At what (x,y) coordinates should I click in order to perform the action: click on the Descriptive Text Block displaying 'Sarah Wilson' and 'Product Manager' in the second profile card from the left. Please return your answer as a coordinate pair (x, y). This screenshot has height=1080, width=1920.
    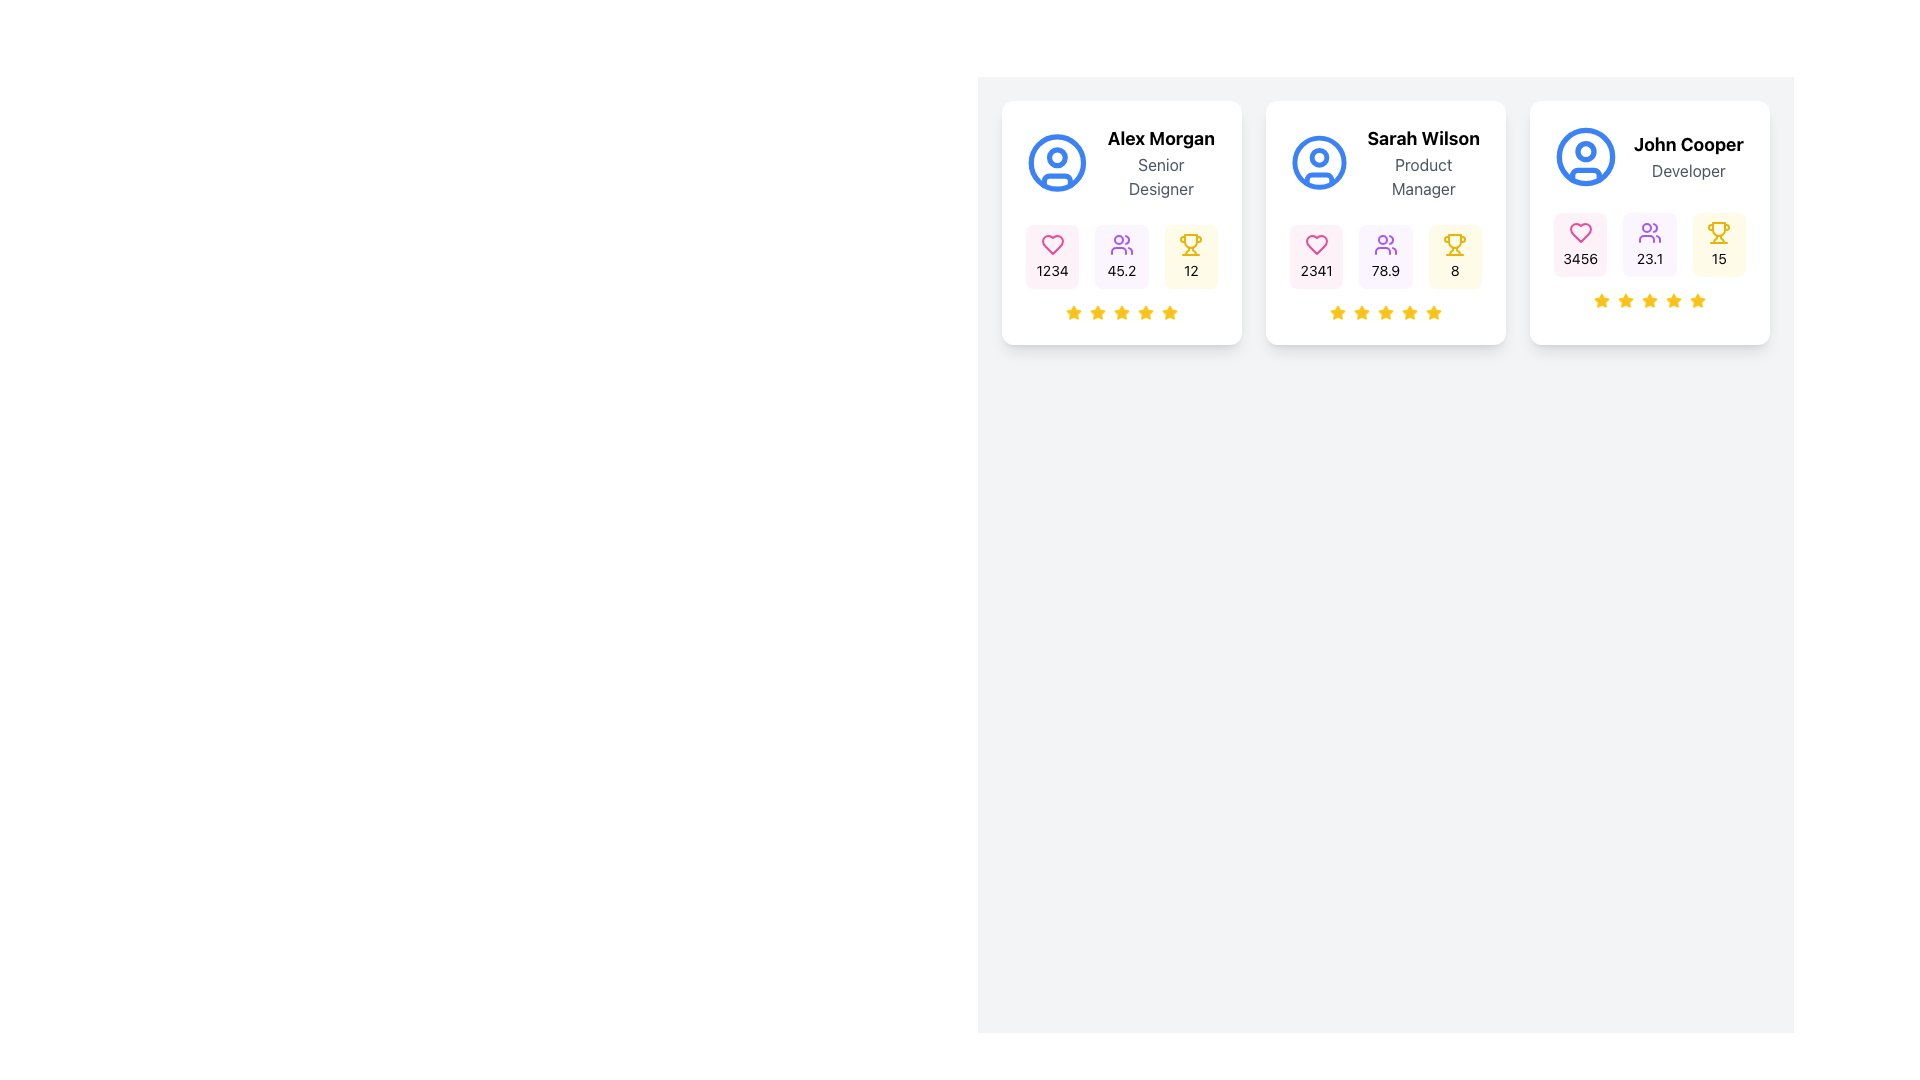
    Looking at the image, I should click on (1422, 161).